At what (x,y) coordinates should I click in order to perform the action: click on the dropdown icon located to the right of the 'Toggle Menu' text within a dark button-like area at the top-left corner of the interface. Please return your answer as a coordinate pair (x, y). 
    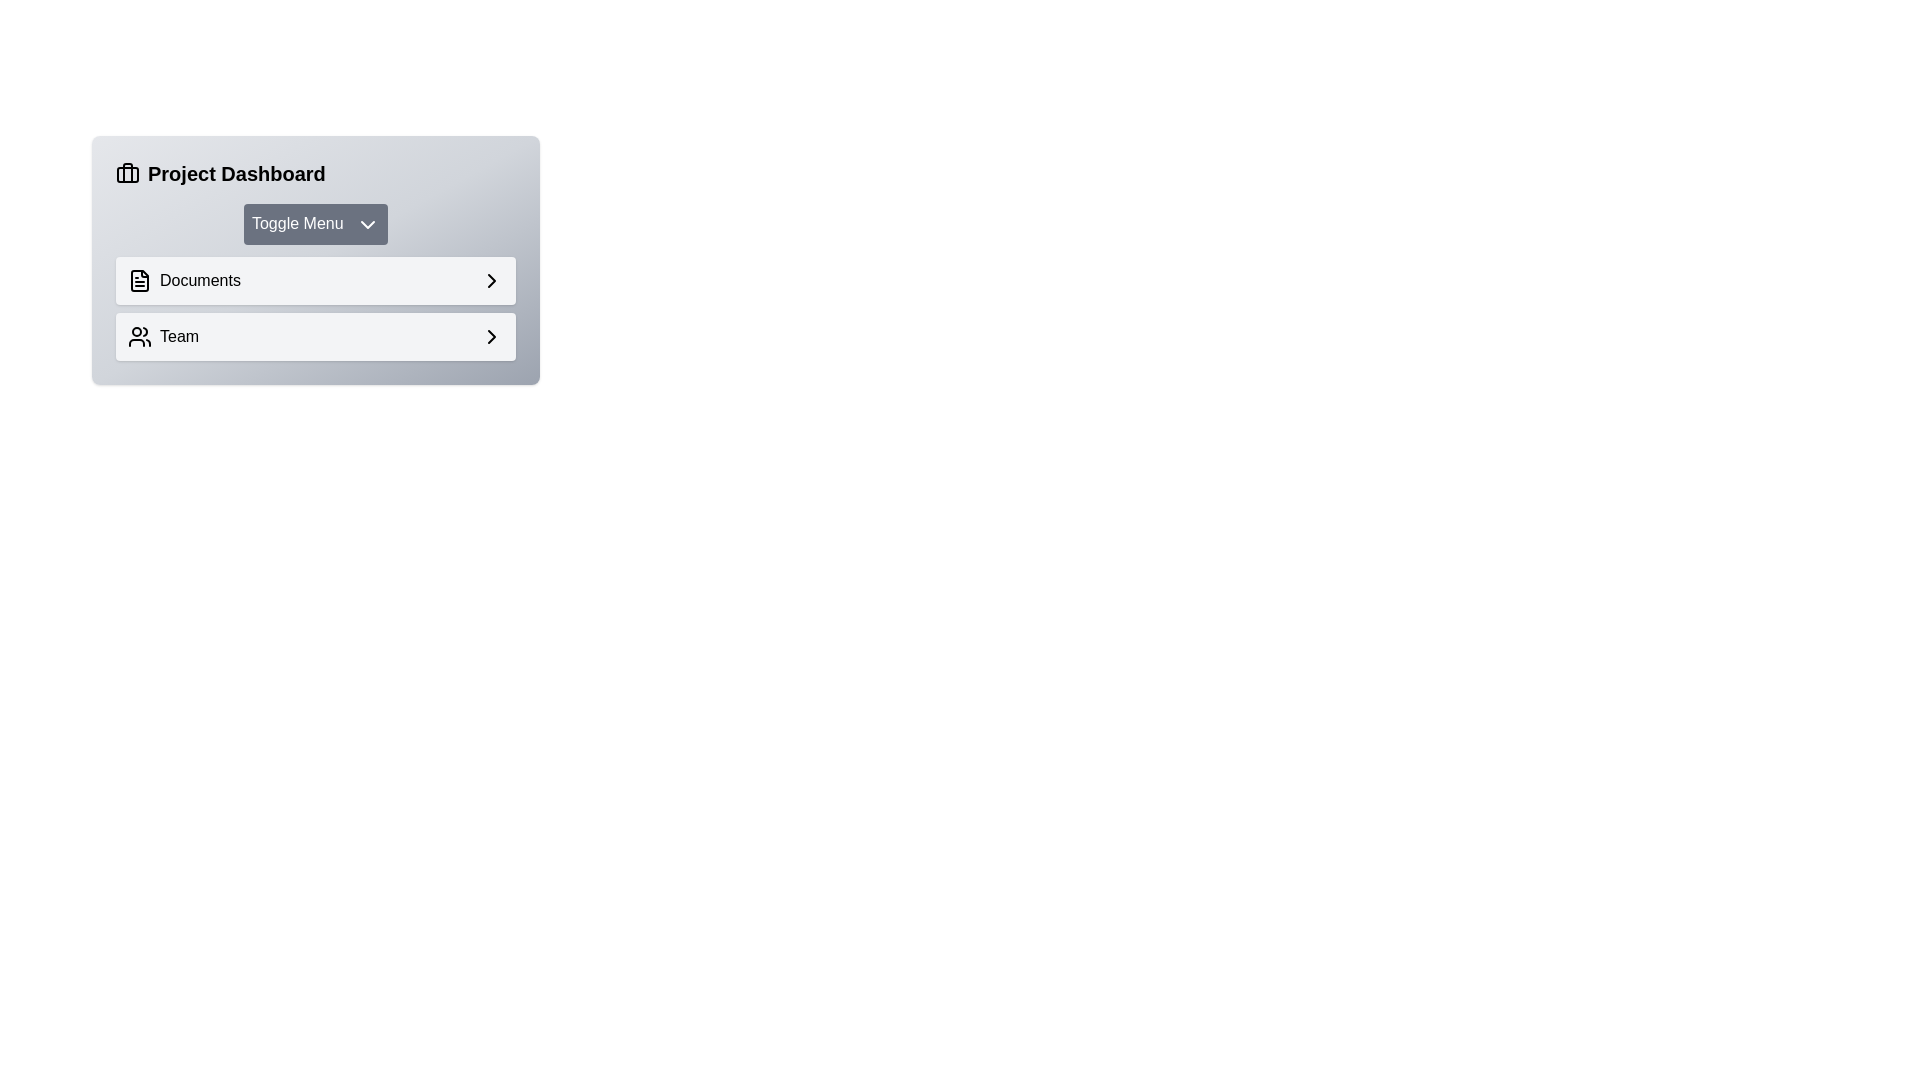
    Looking at the image, I should click on (368, 224).